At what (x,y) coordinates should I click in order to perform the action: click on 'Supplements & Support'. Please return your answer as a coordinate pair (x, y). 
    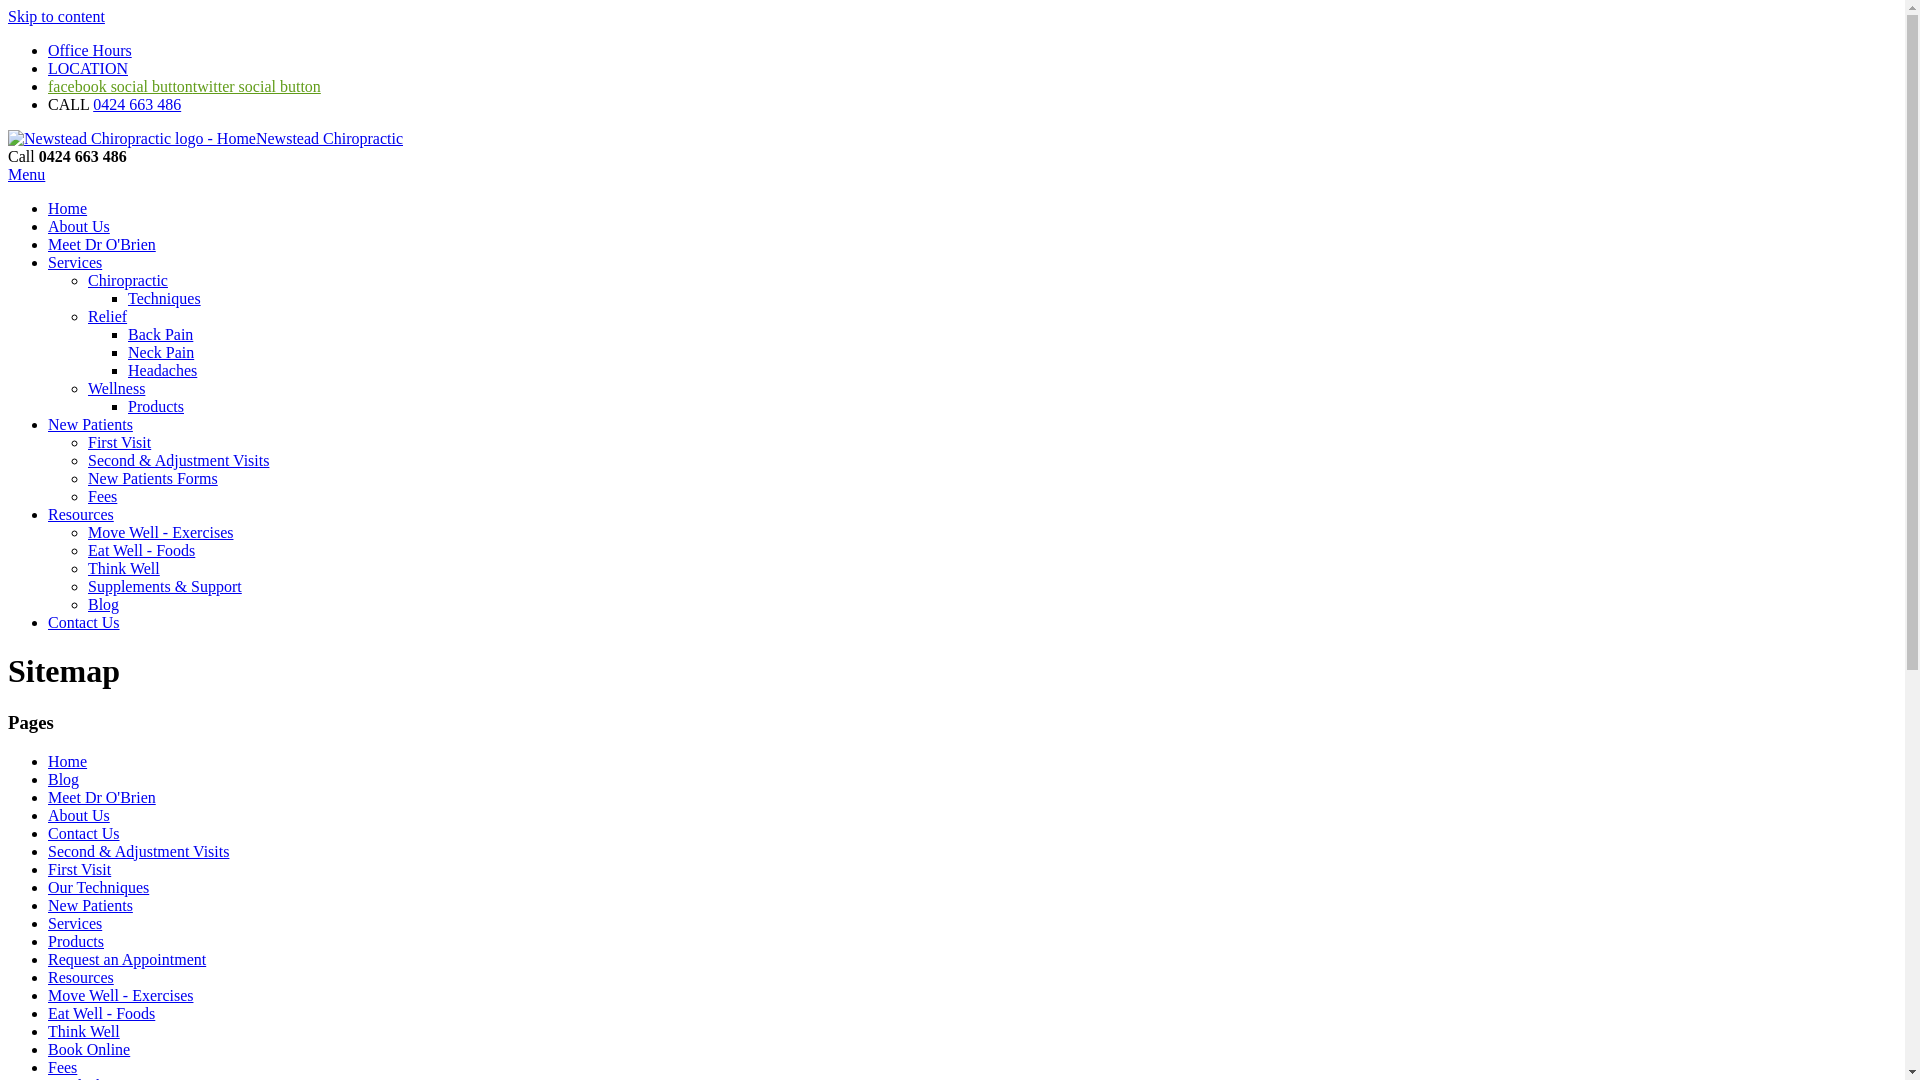
    Looking at the image, I should click on (164, 585).